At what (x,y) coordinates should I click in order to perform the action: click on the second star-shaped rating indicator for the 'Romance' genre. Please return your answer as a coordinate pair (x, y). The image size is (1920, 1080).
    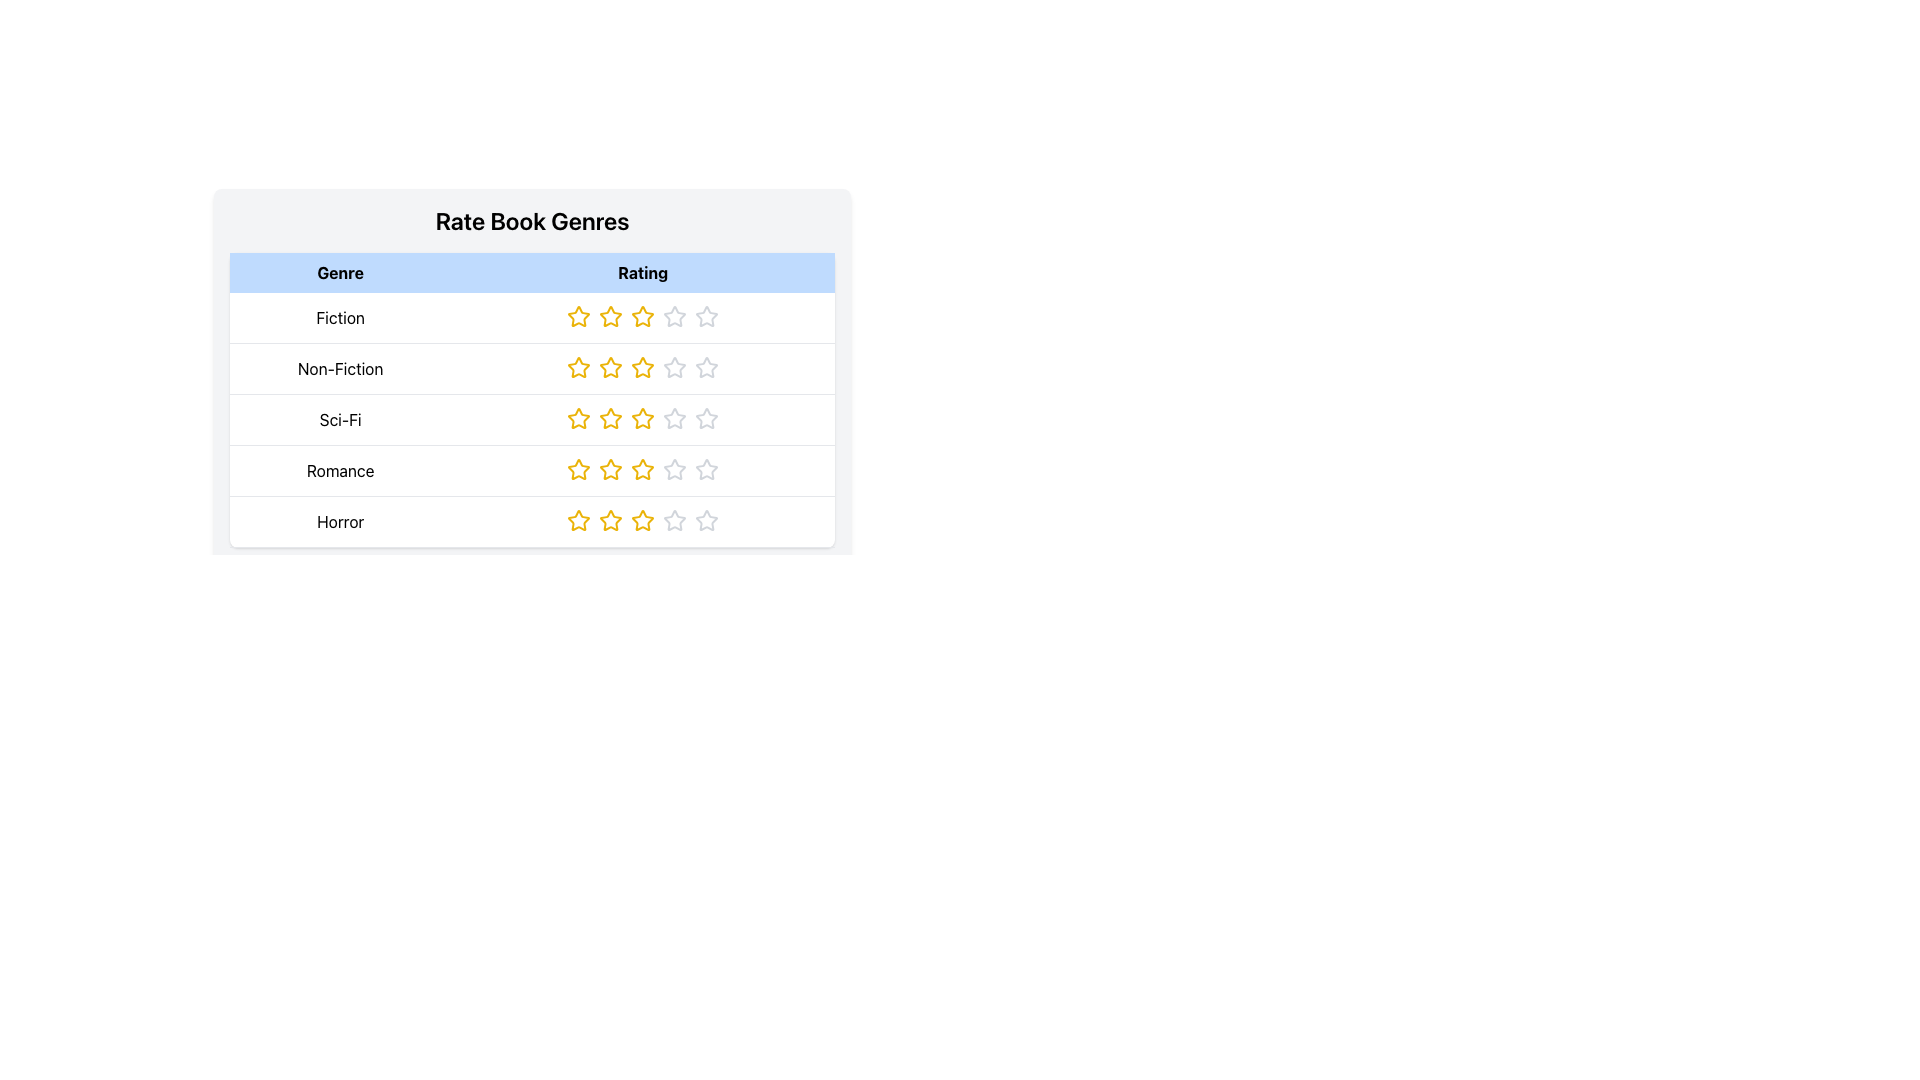
    Looking at the image, I should click on (610, 469).